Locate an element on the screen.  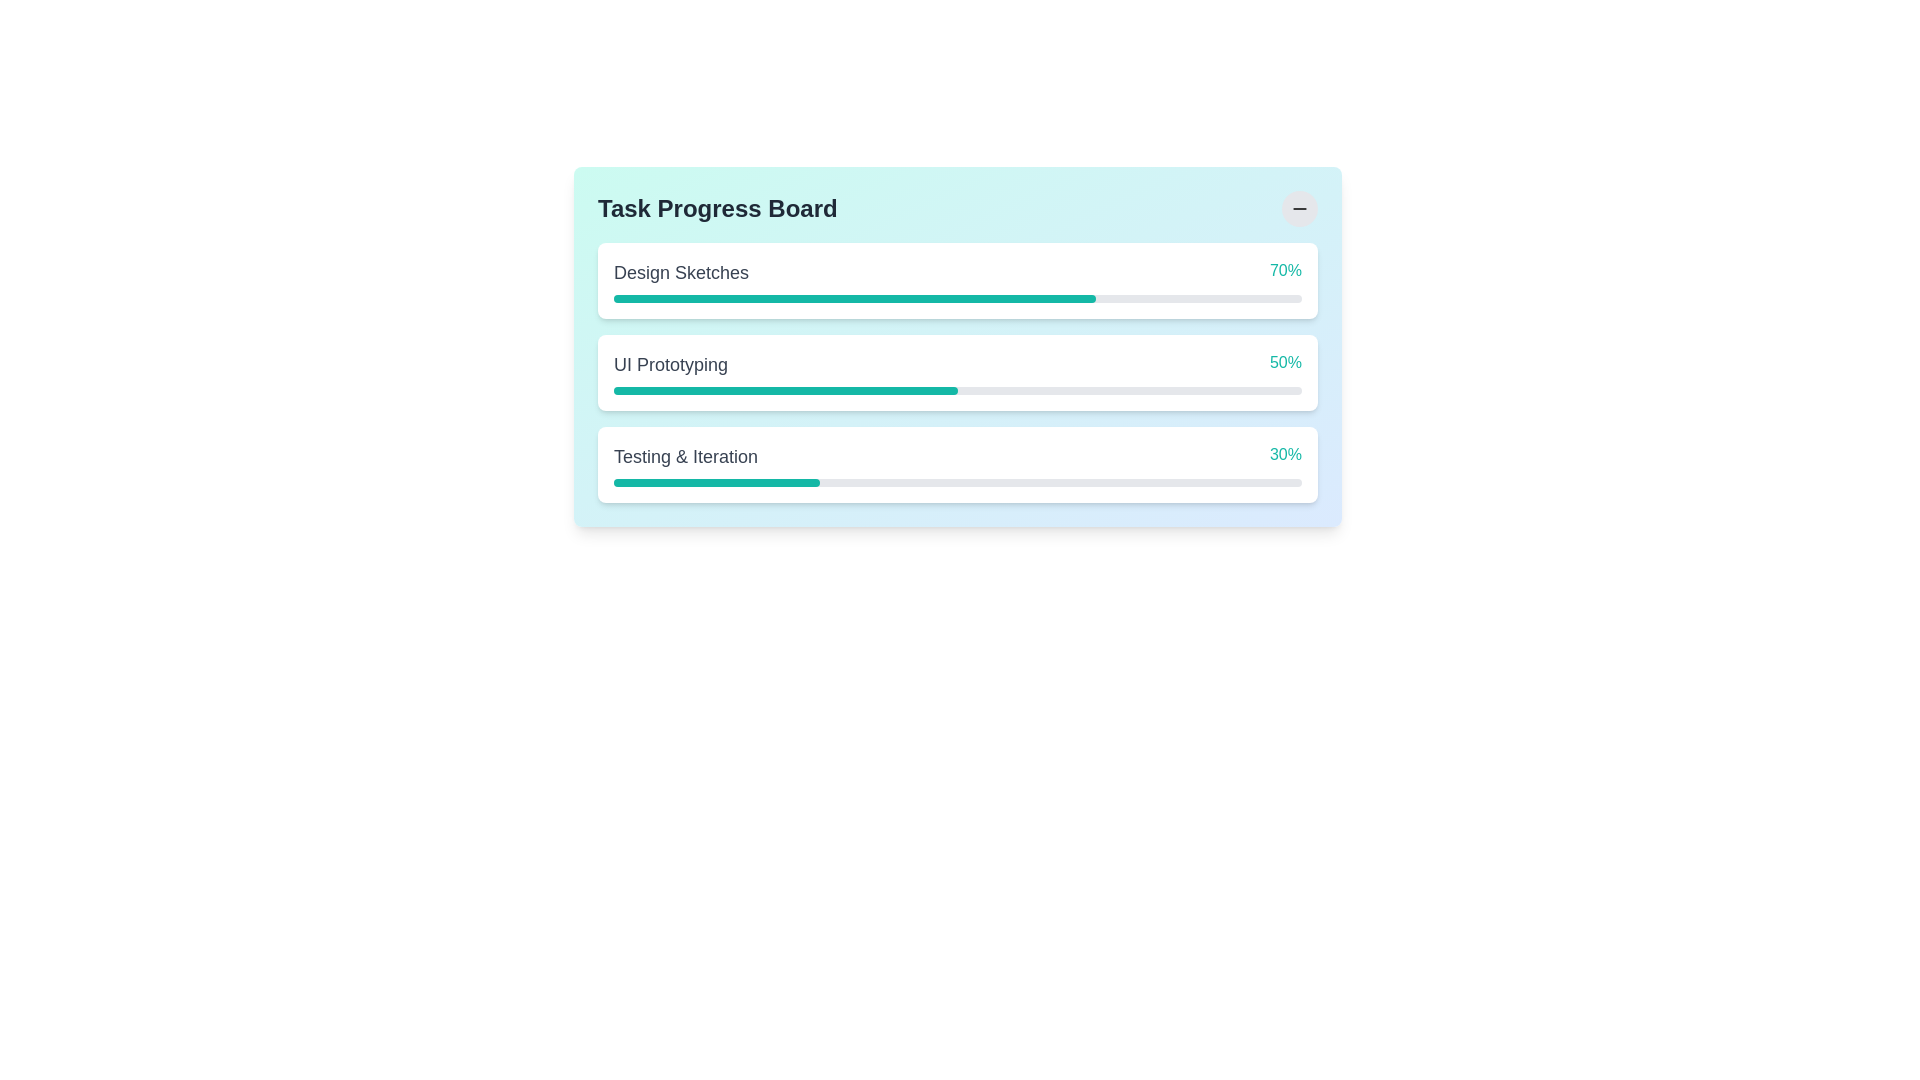
the progress bar indicator for the task 'Design Sketches' is located at coordinates (854, 299).